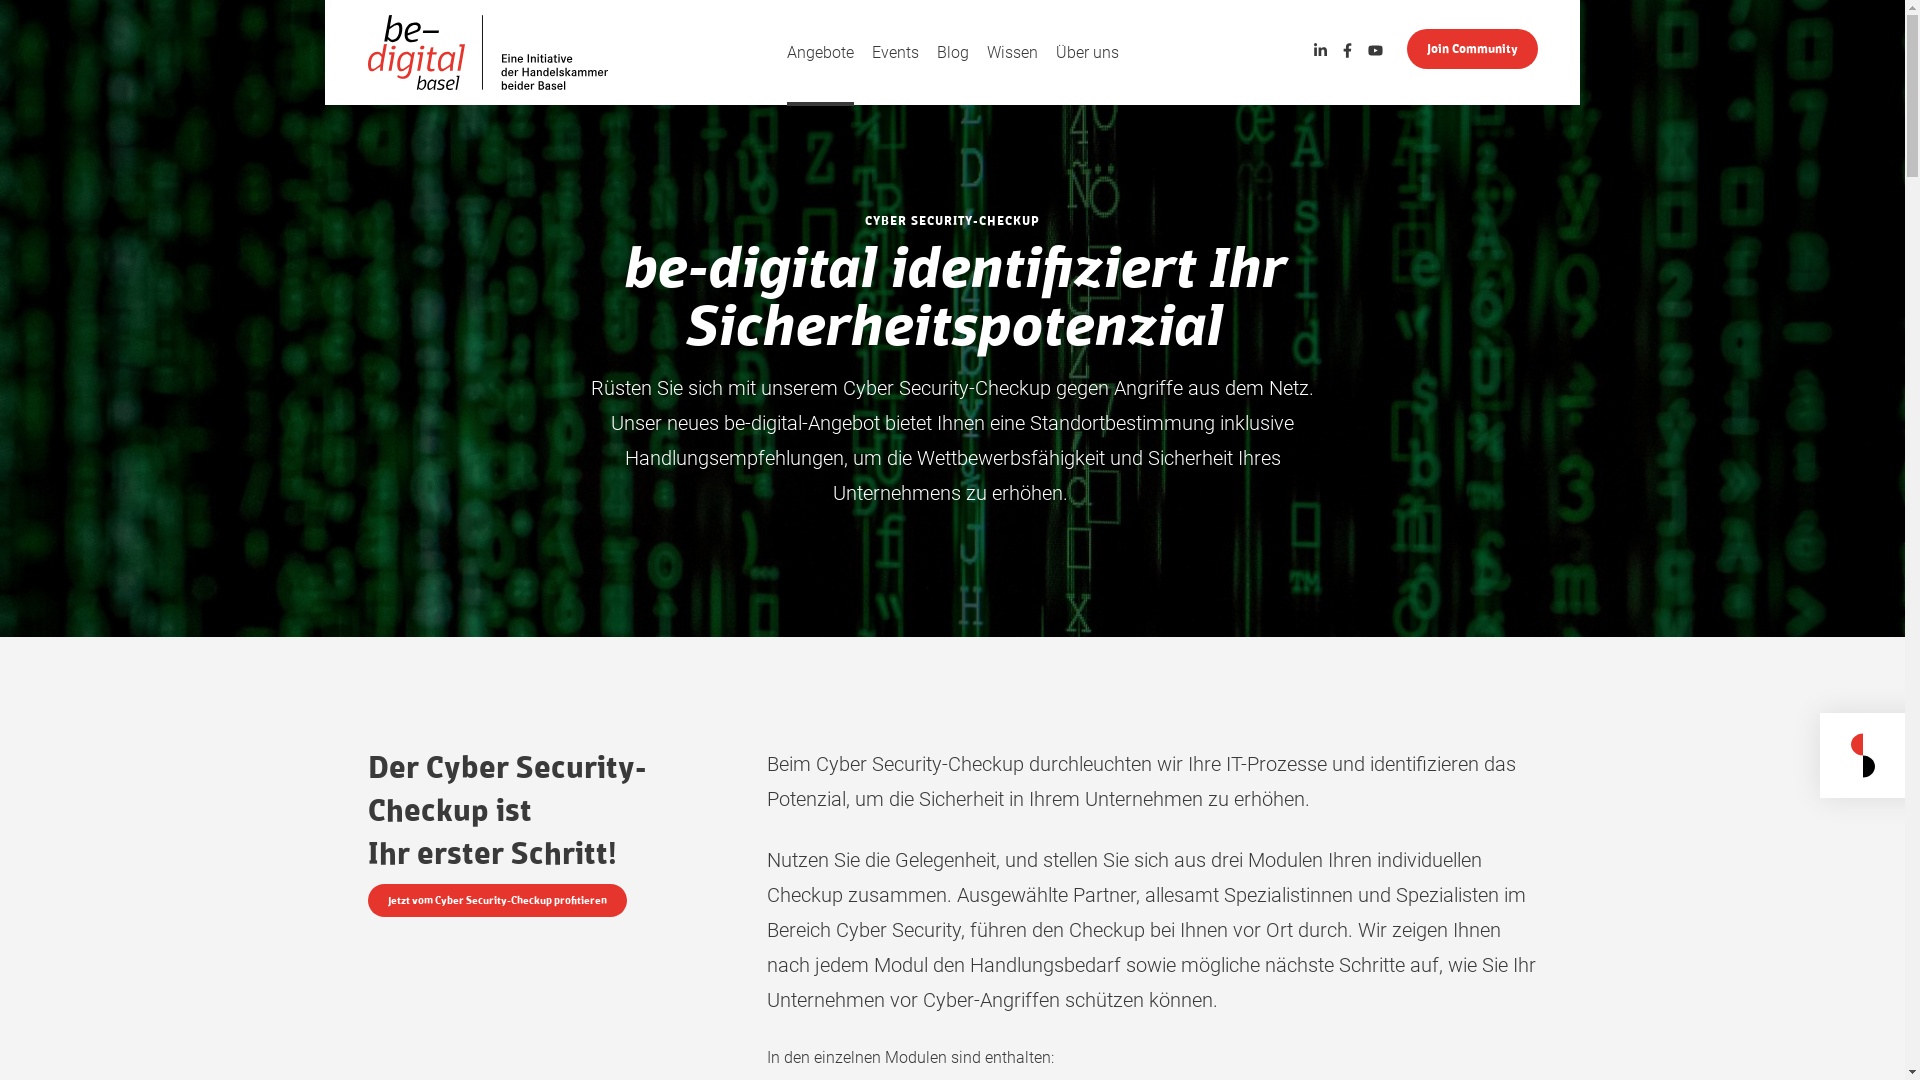  I want to click on 'Events', so click(894, 51).